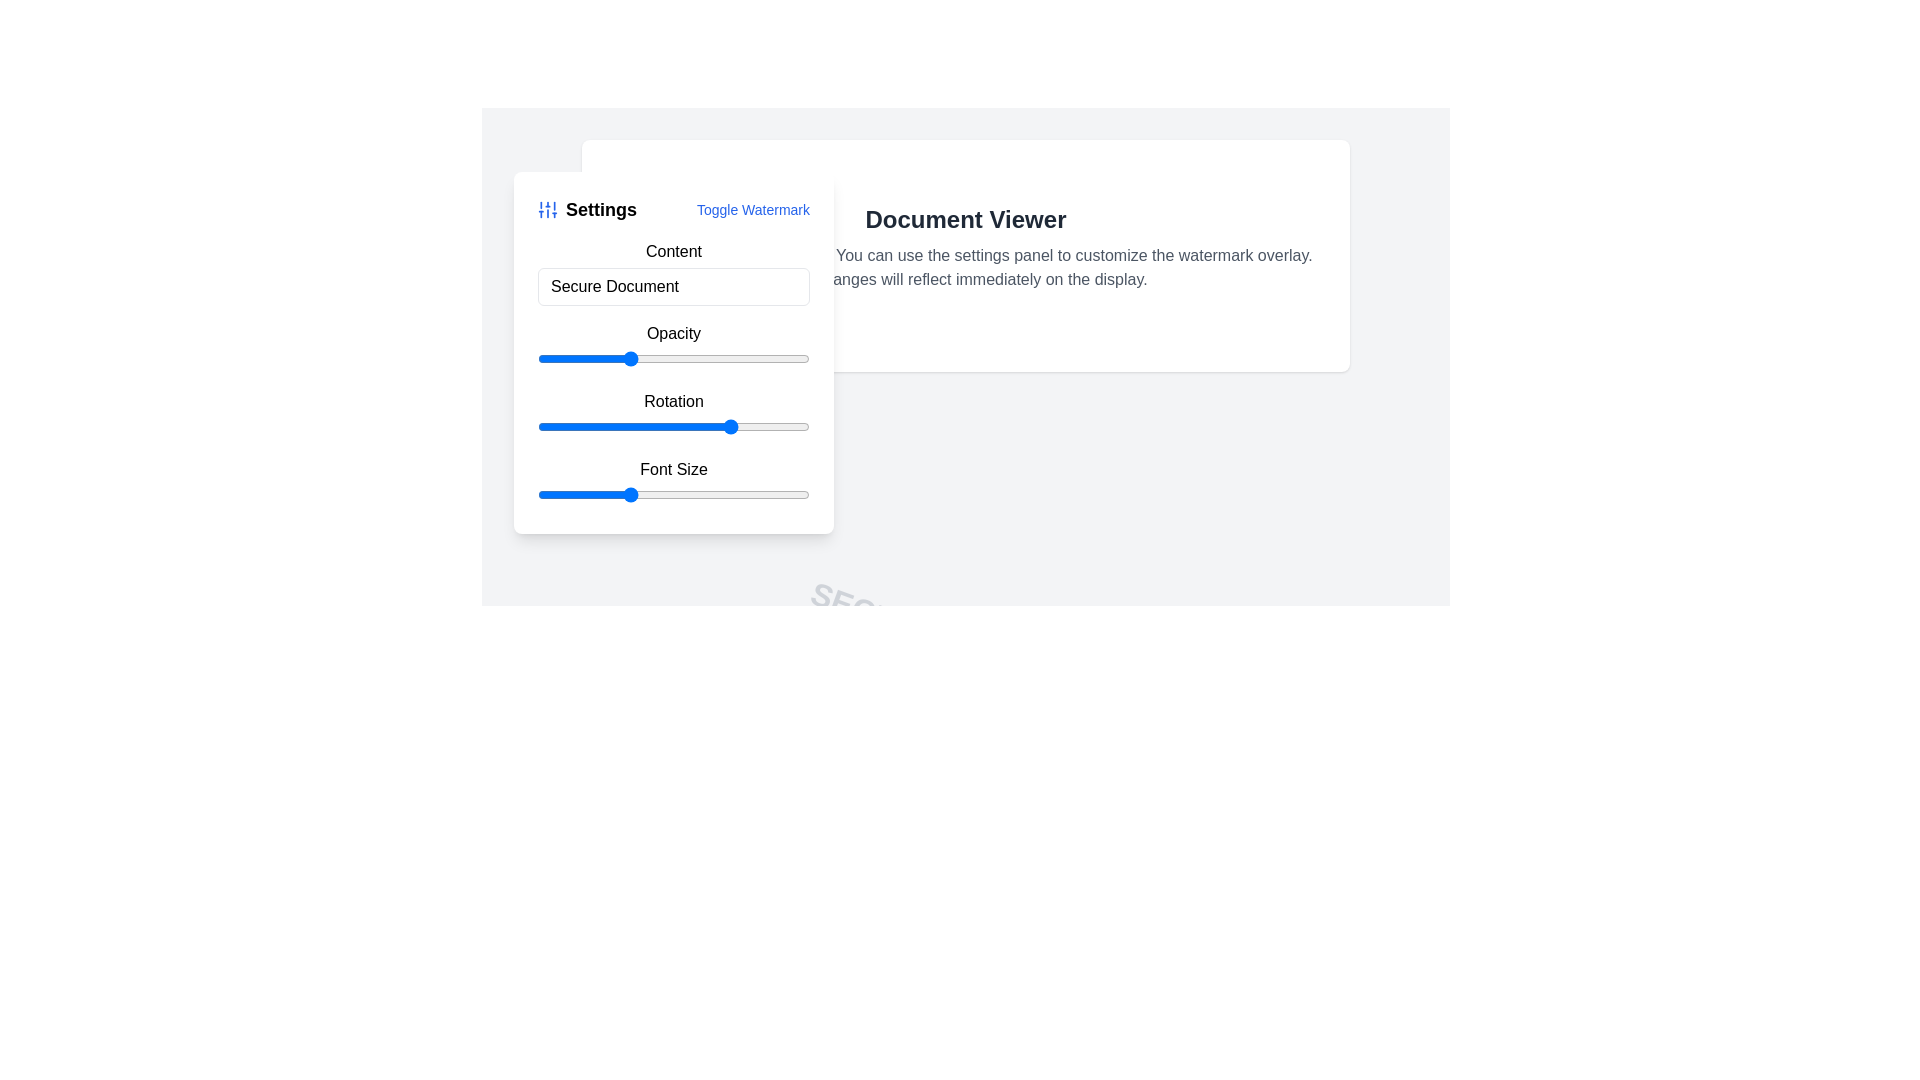  Describe the element at coordinates (667, 426) in the screenshot. I see `rotation` at that location.